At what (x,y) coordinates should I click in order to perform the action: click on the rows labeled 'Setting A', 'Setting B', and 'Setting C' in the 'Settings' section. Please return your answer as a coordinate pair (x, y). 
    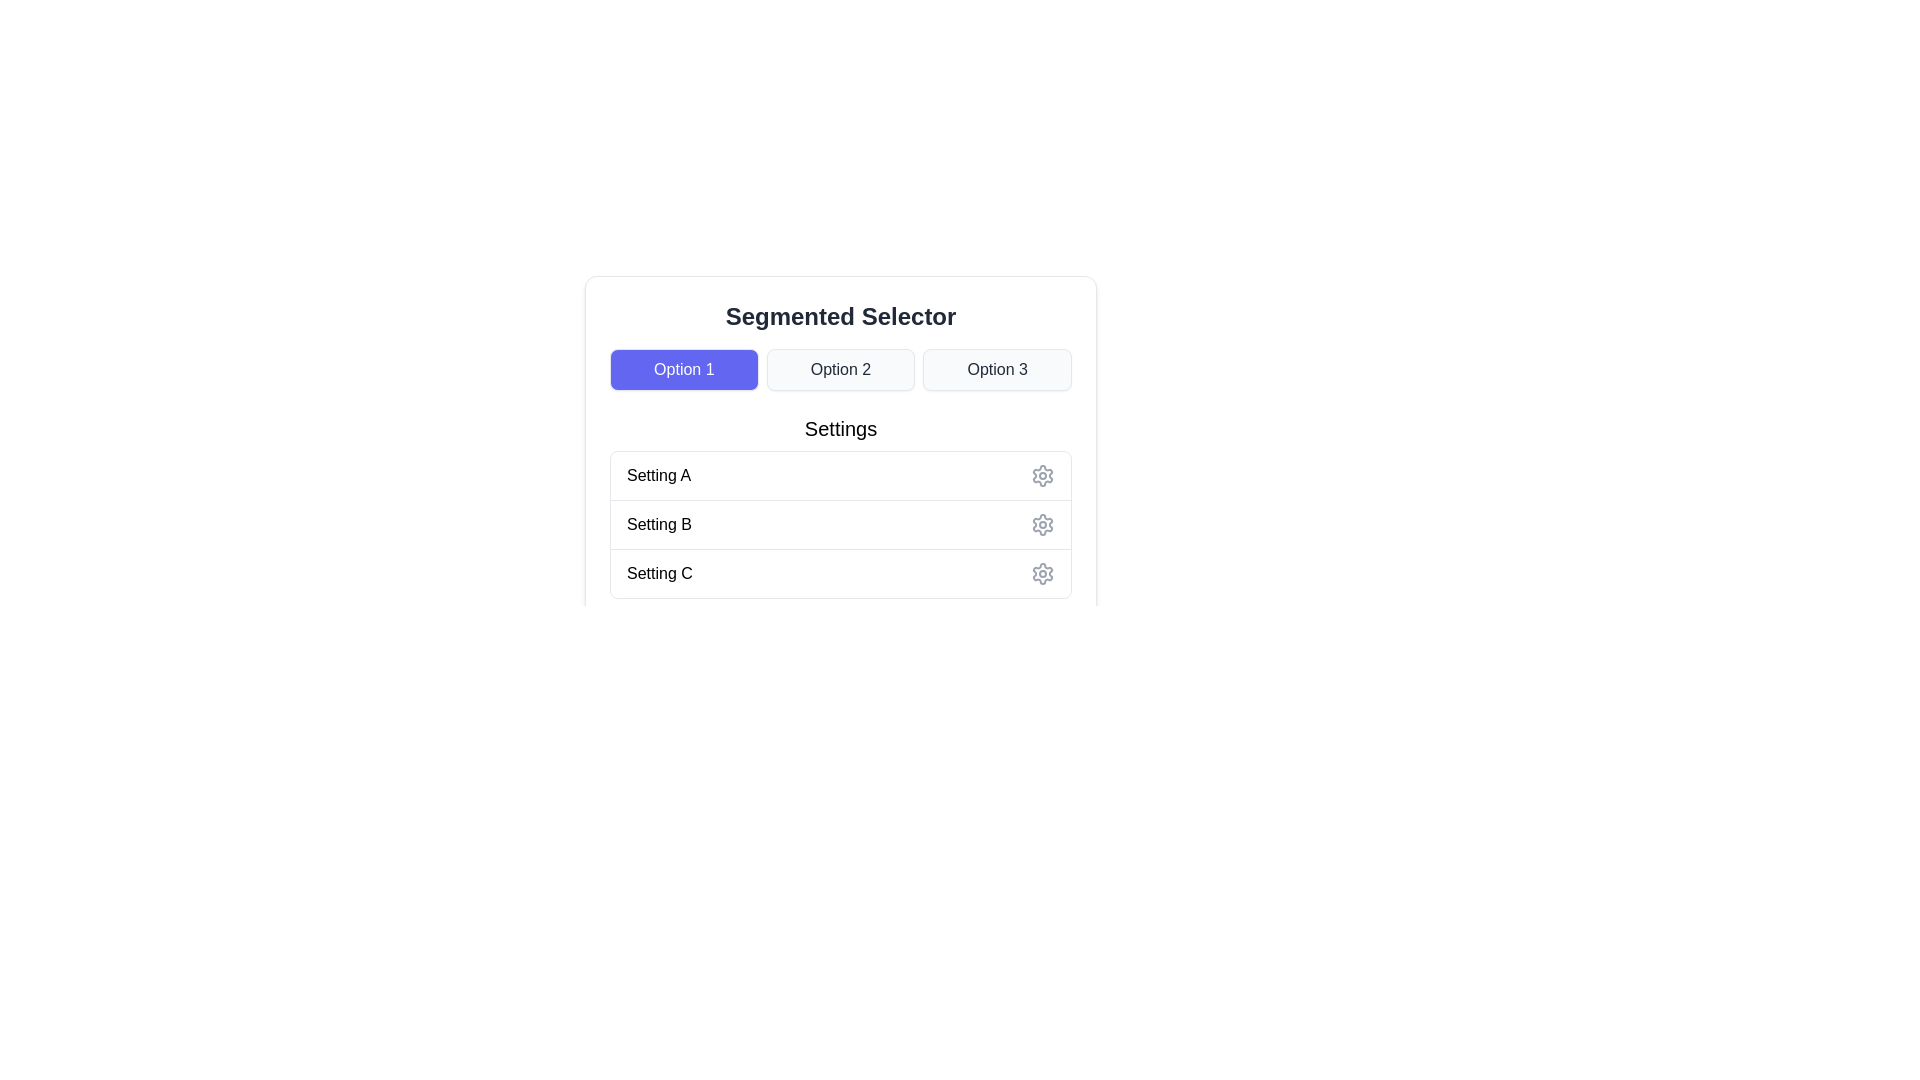
    Looking at the image, I should click on (840, 505).